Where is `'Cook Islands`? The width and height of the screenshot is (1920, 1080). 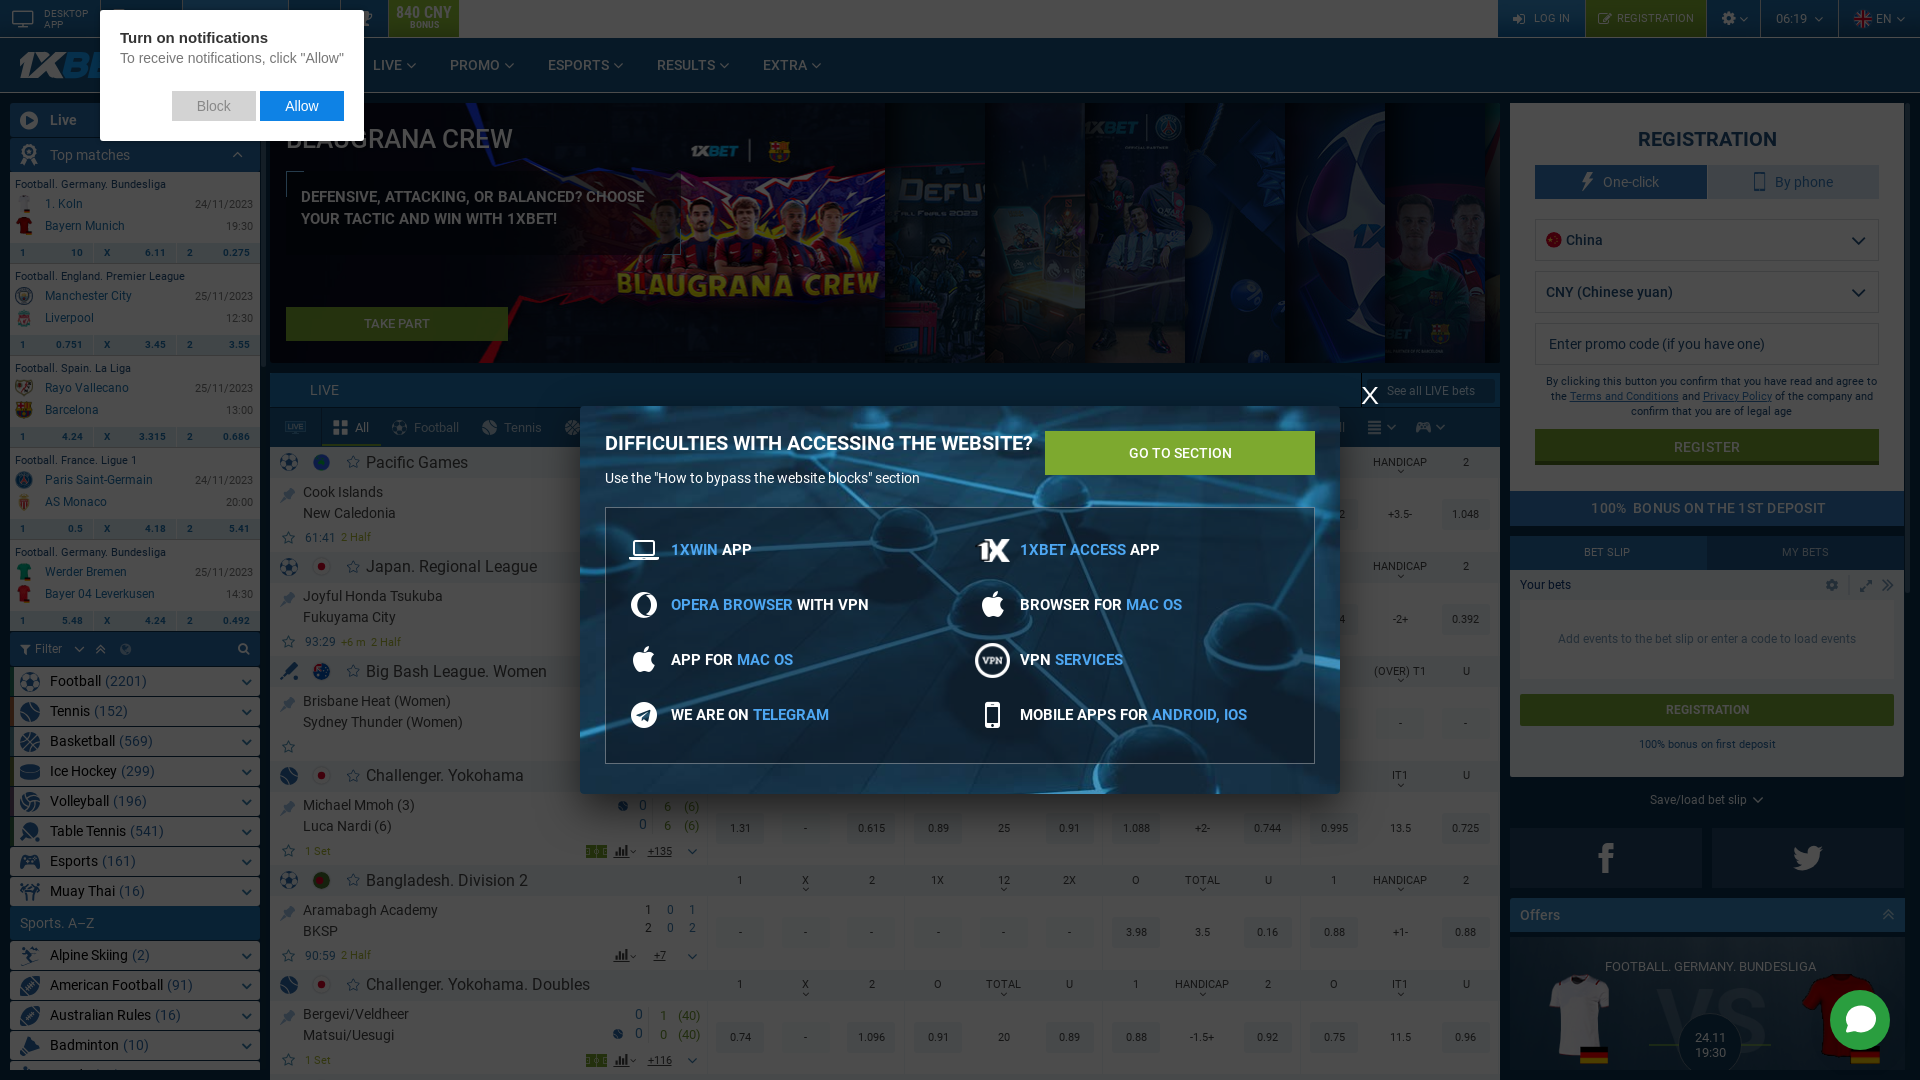
'Cook Islands is located at coordinates (301, 500).